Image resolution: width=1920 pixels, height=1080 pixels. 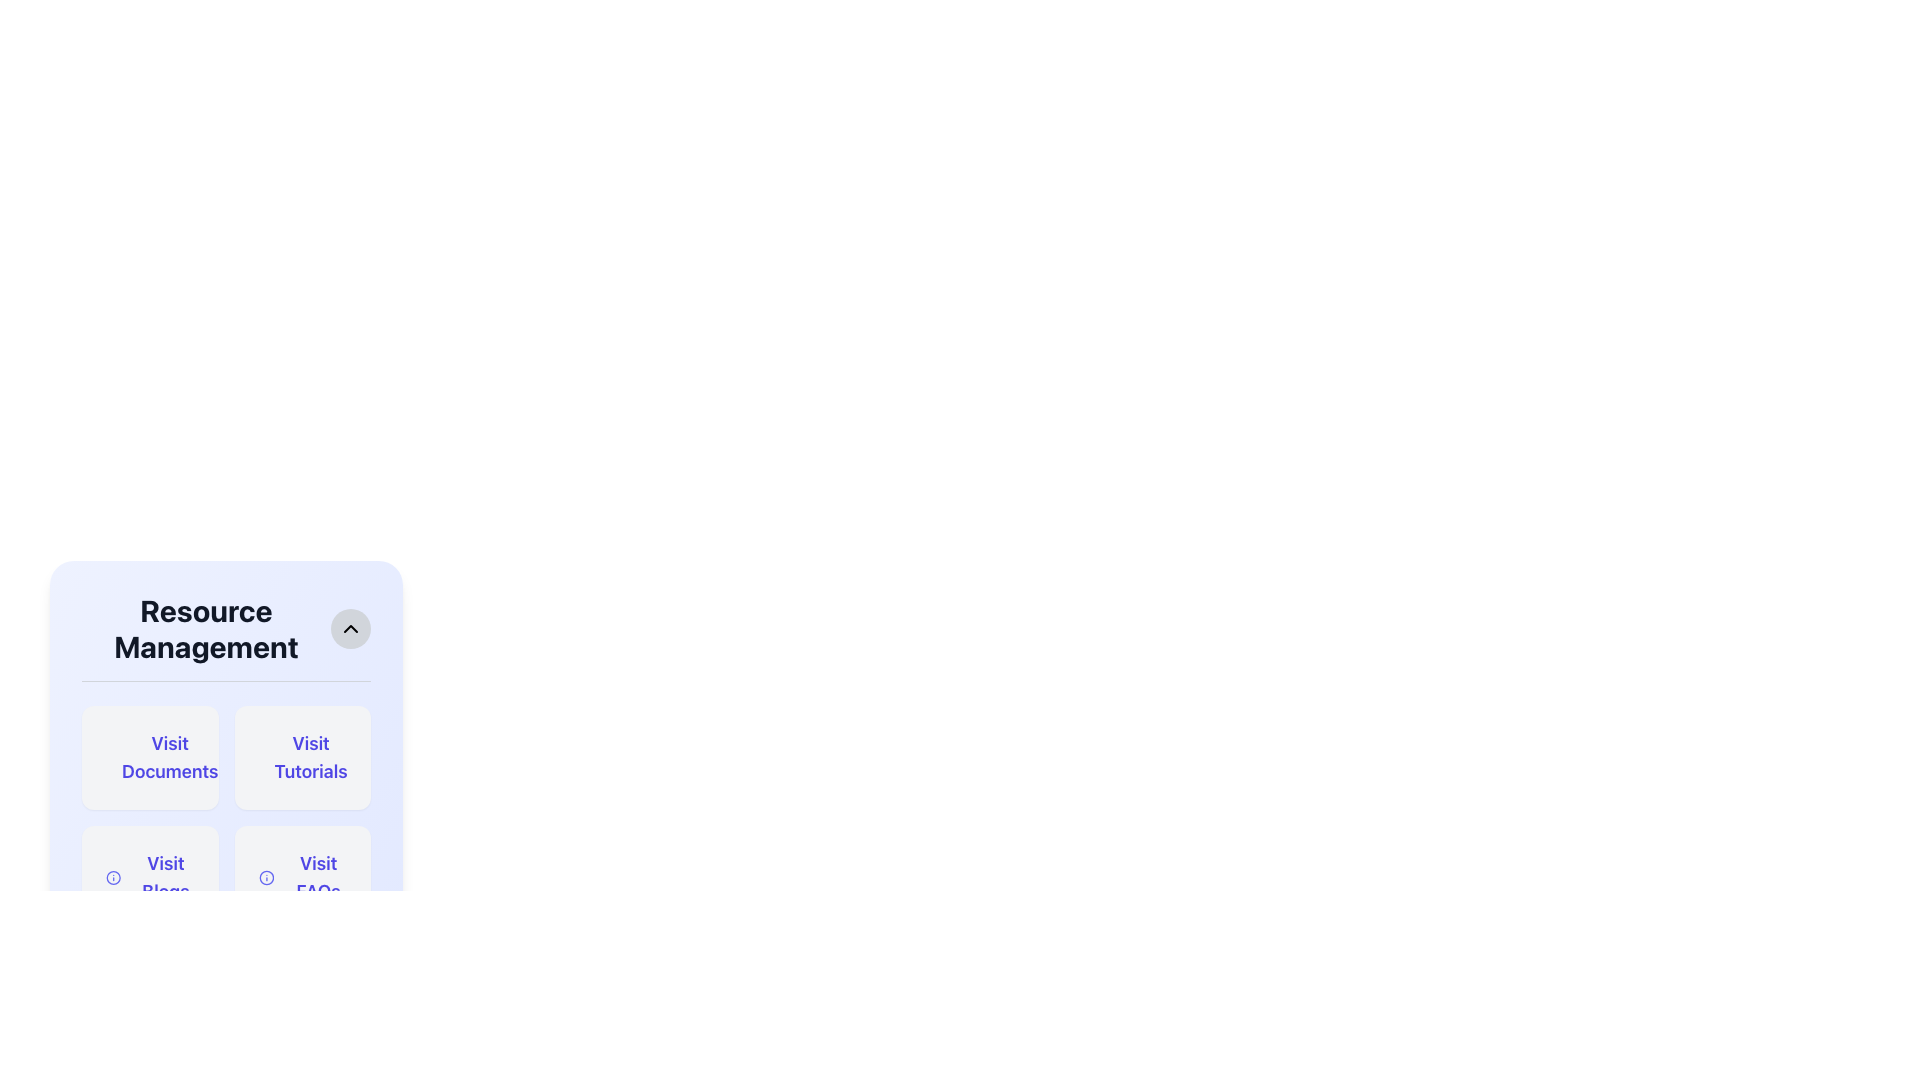 What do you see at coordinates (310, 758) in the screenshot?
I see `the 'Visit Tutorials' hyperlink styled as a button located in the top-right corner of the 'Resource Management' section to observe the hover effect` at bounding box center [310, 758].